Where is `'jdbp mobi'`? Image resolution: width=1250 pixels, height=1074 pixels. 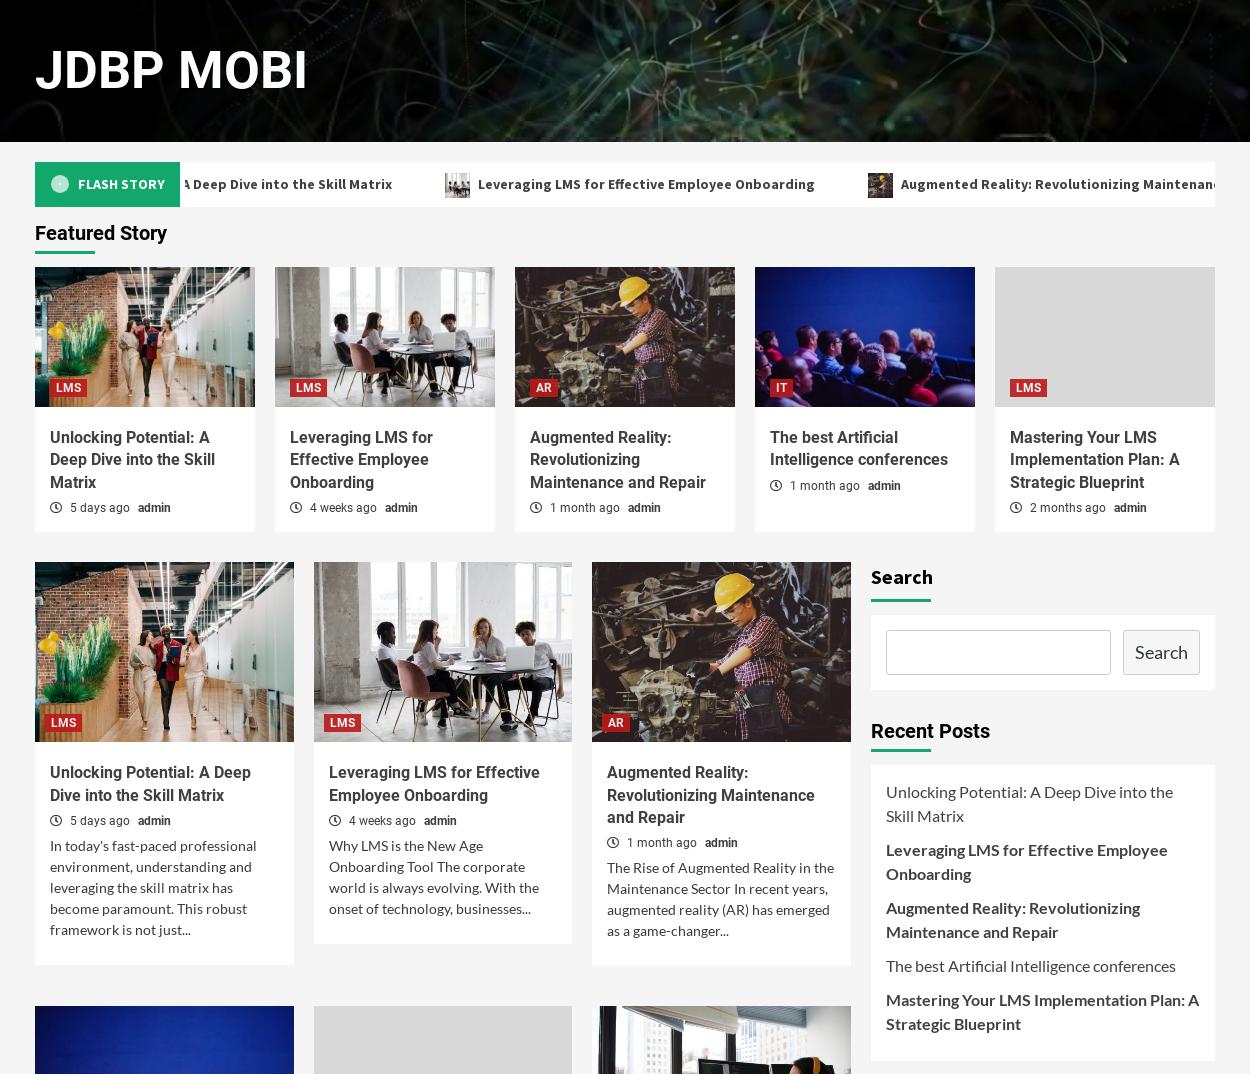 'jdbp mobi' is located at coordinates (171, 70).